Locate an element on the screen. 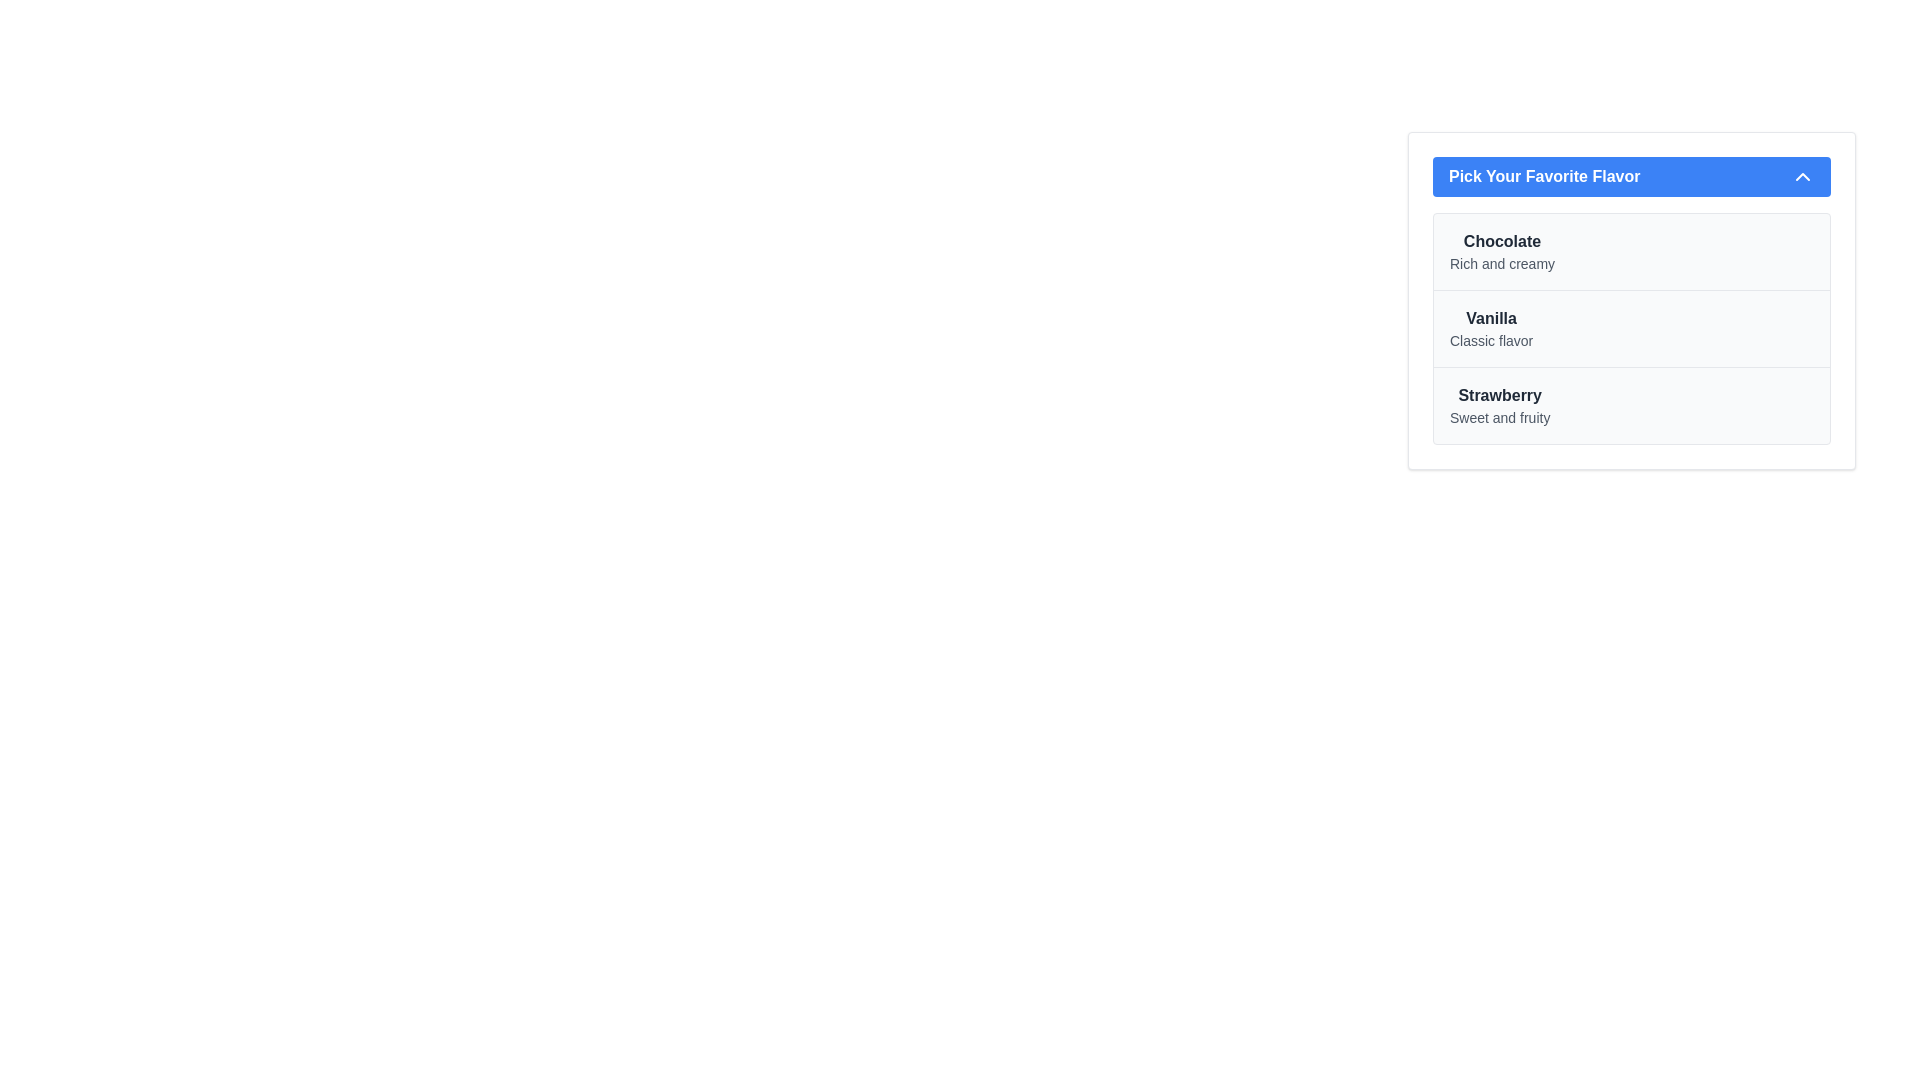 The image size is (1920, 1080). the 'Vanilla' flavor option in the dropdown menu titled 'Pick Your Favorite Flavor', which is the second entry in the list, located between 'Chocolate' and 'Strawberry' is located at coordinates (1491, 327).